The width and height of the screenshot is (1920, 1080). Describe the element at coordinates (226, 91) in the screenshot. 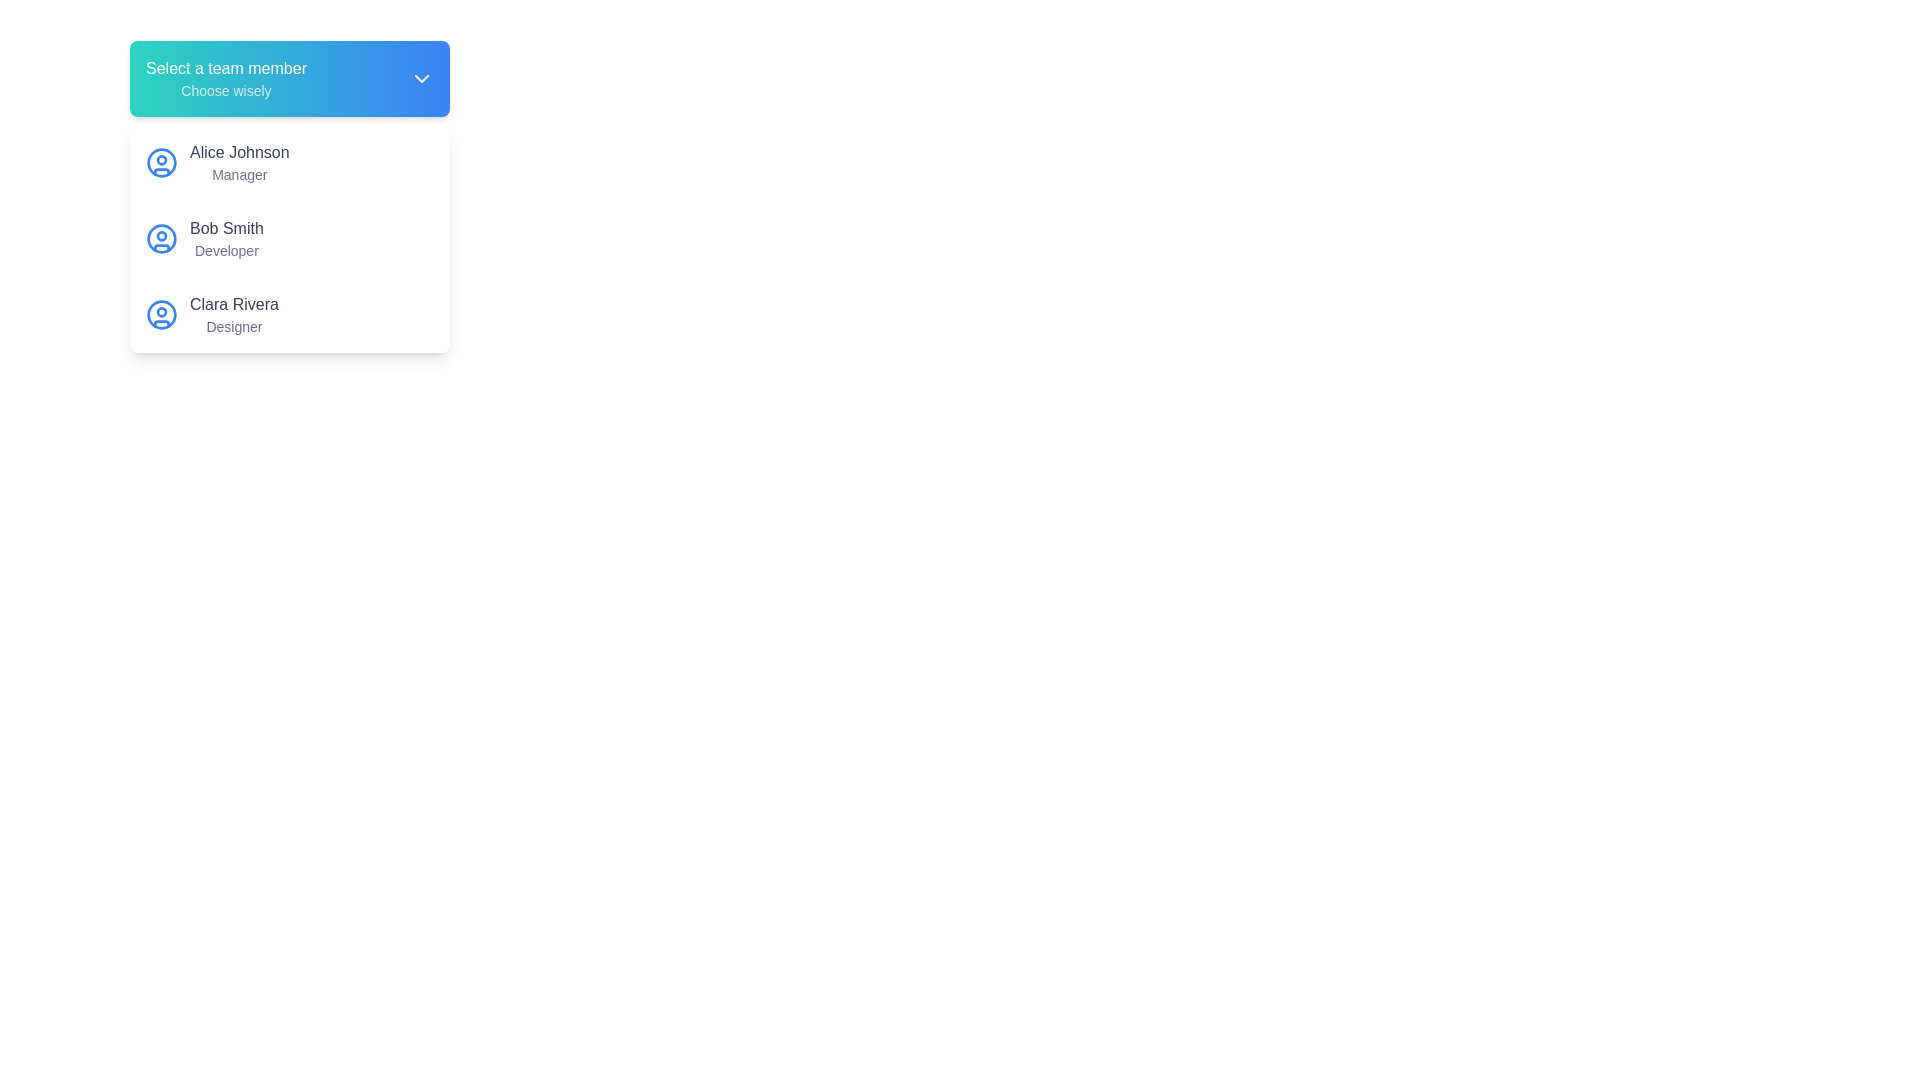

I see `the italic-styled text label reading 'Choose wisely' that is positioned directly below the larger bold text 'Select a team member'` at that location.